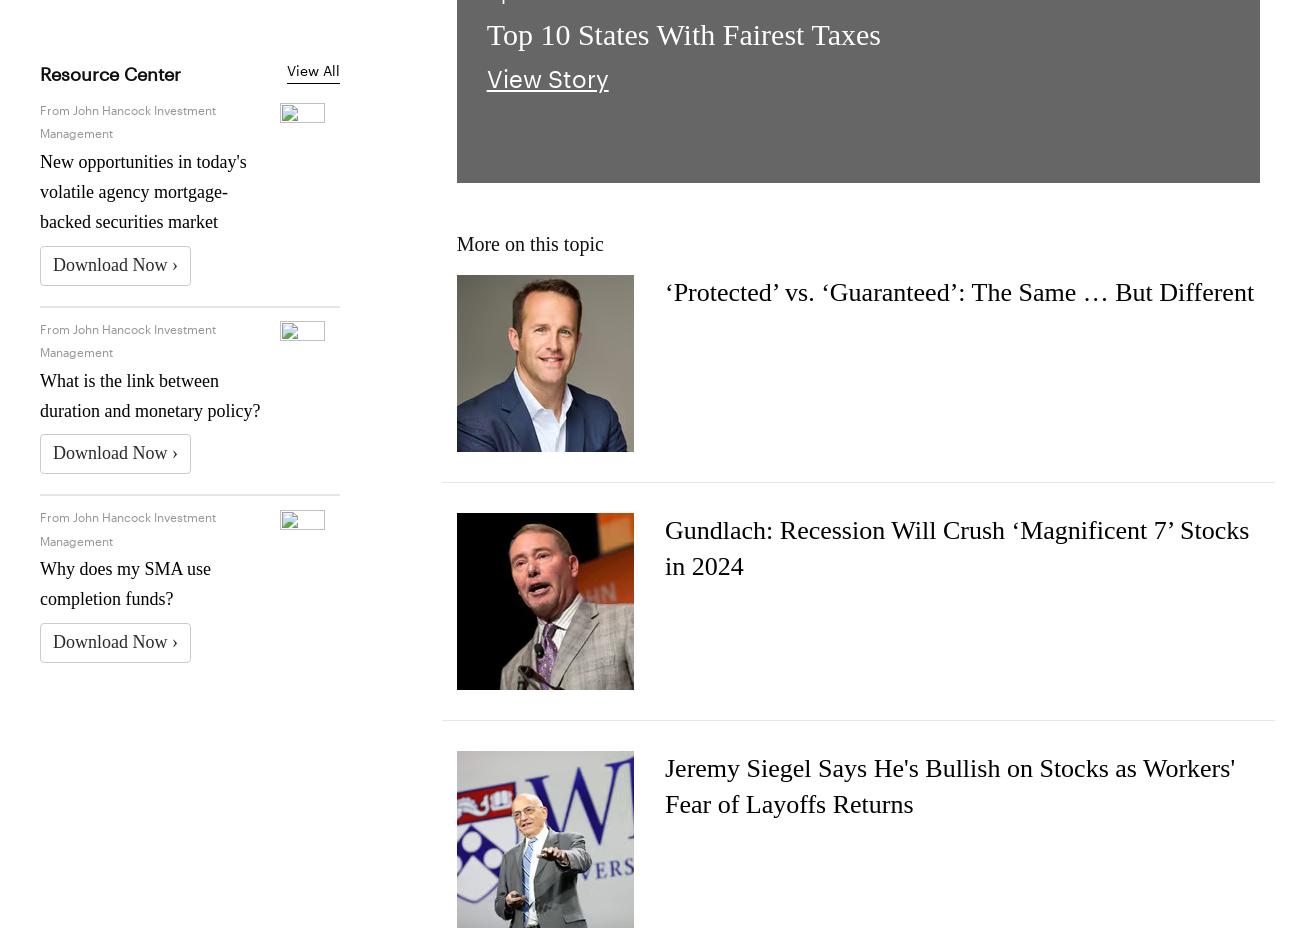  I want to click on 'New opportunities in today's volatile agency mortgage-backed securities market', so click(142, 189).